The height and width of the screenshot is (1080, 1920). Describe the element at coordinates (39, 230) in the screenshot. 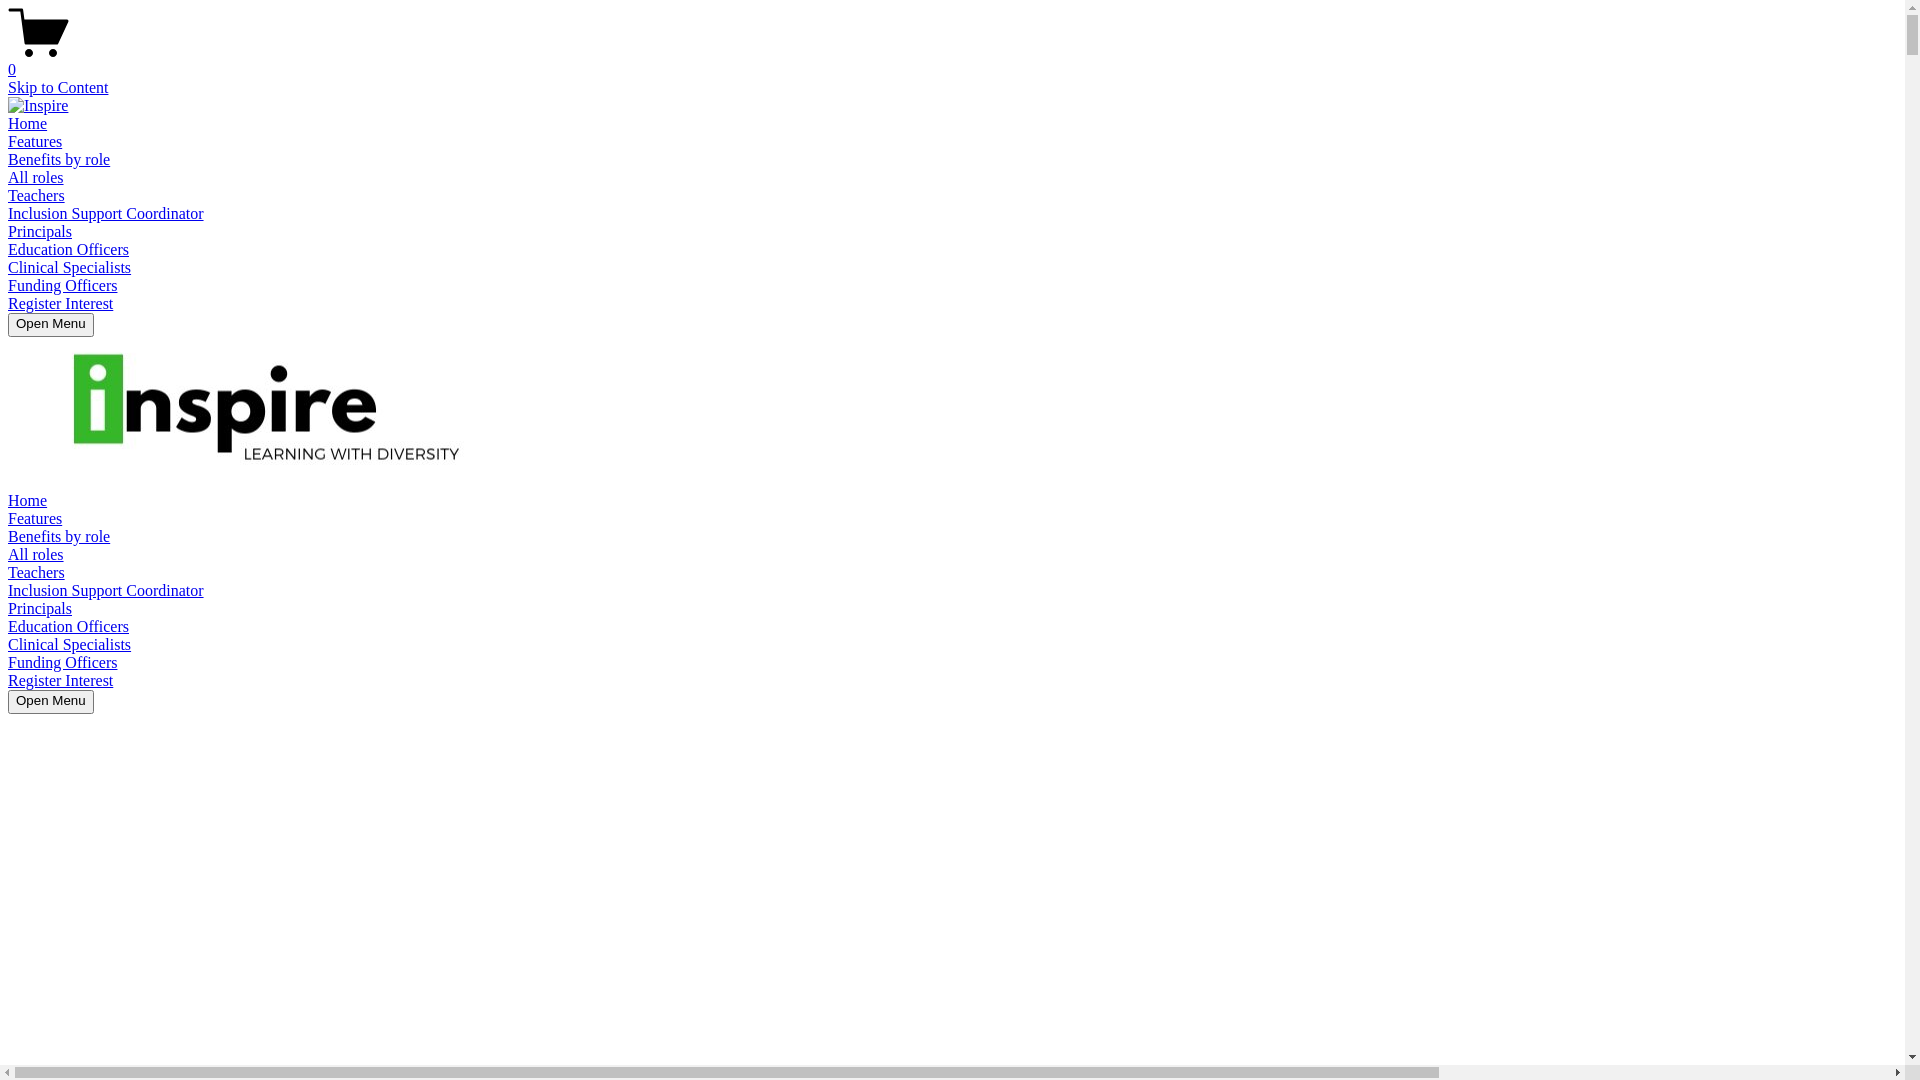

I see `'Principals'` at that location.